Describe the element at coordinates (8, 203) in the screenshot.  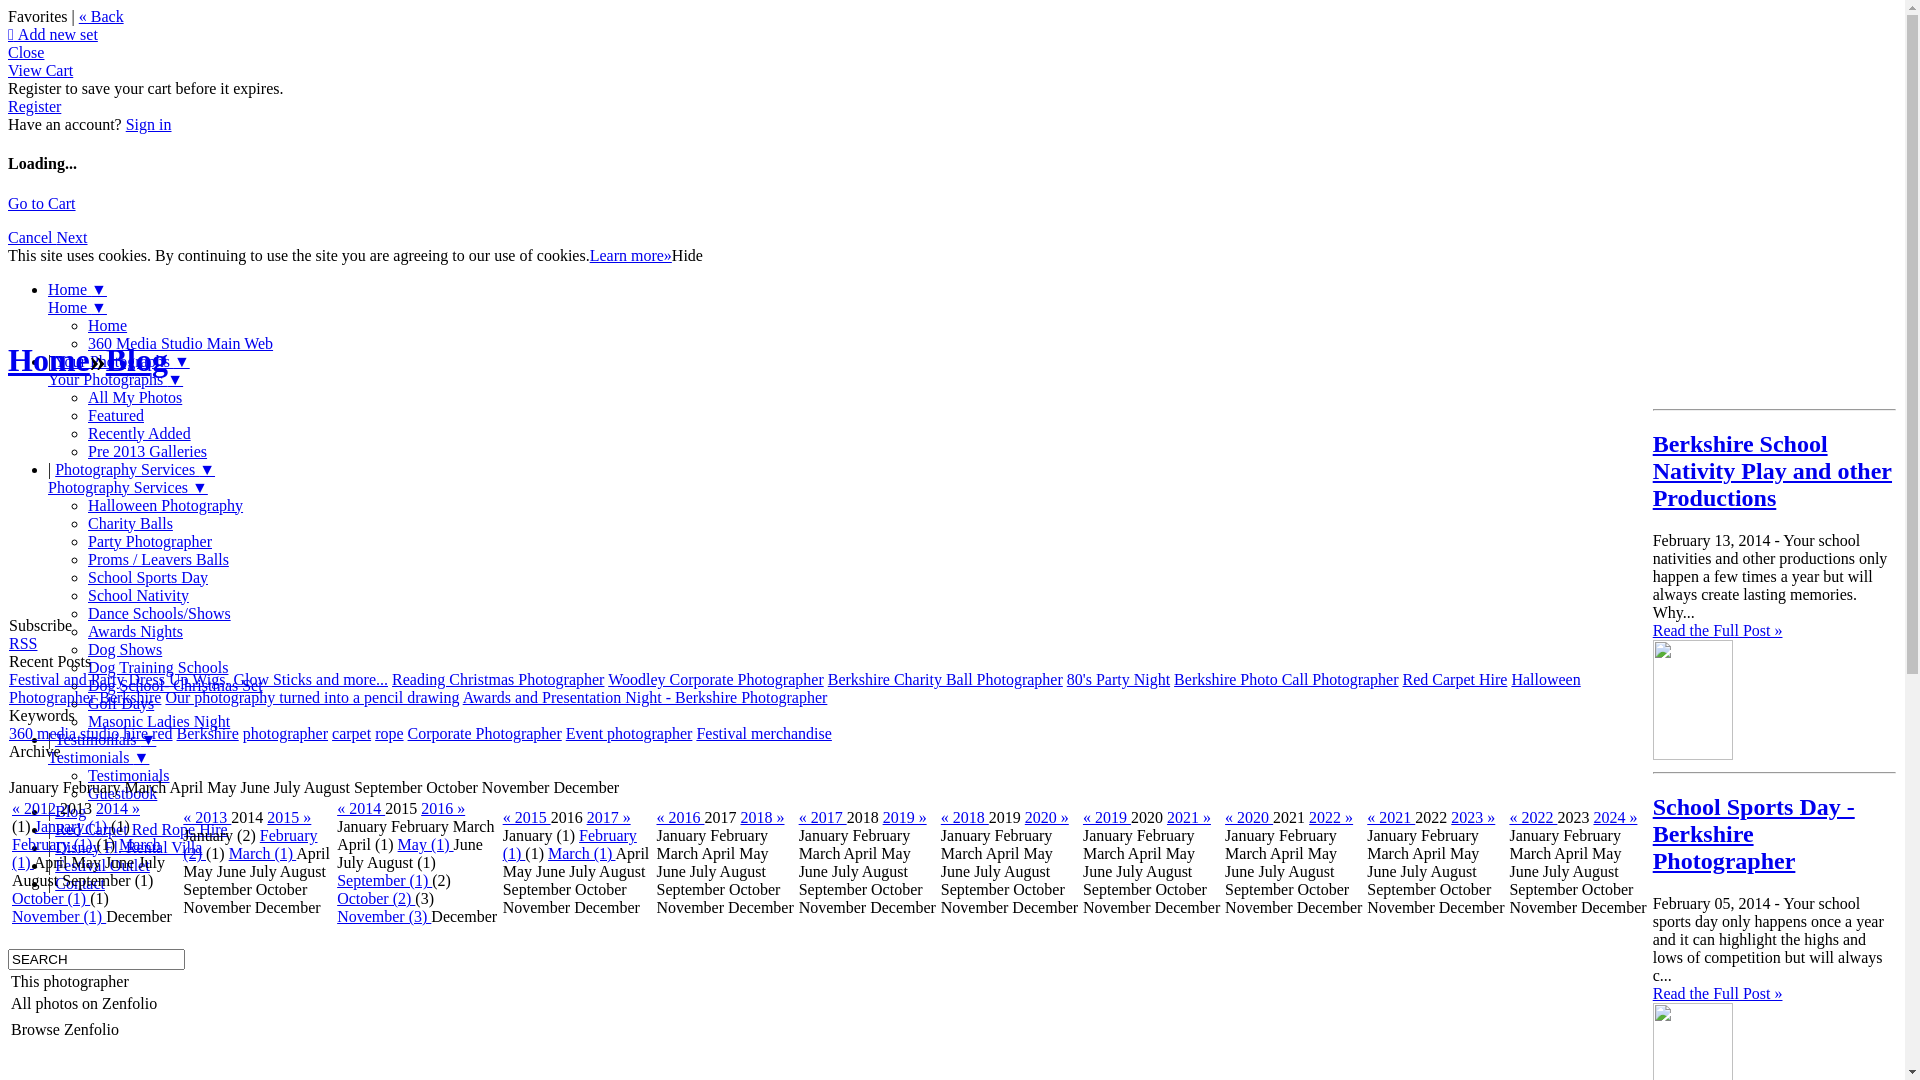
I see `'Go to Cart'` at that location.